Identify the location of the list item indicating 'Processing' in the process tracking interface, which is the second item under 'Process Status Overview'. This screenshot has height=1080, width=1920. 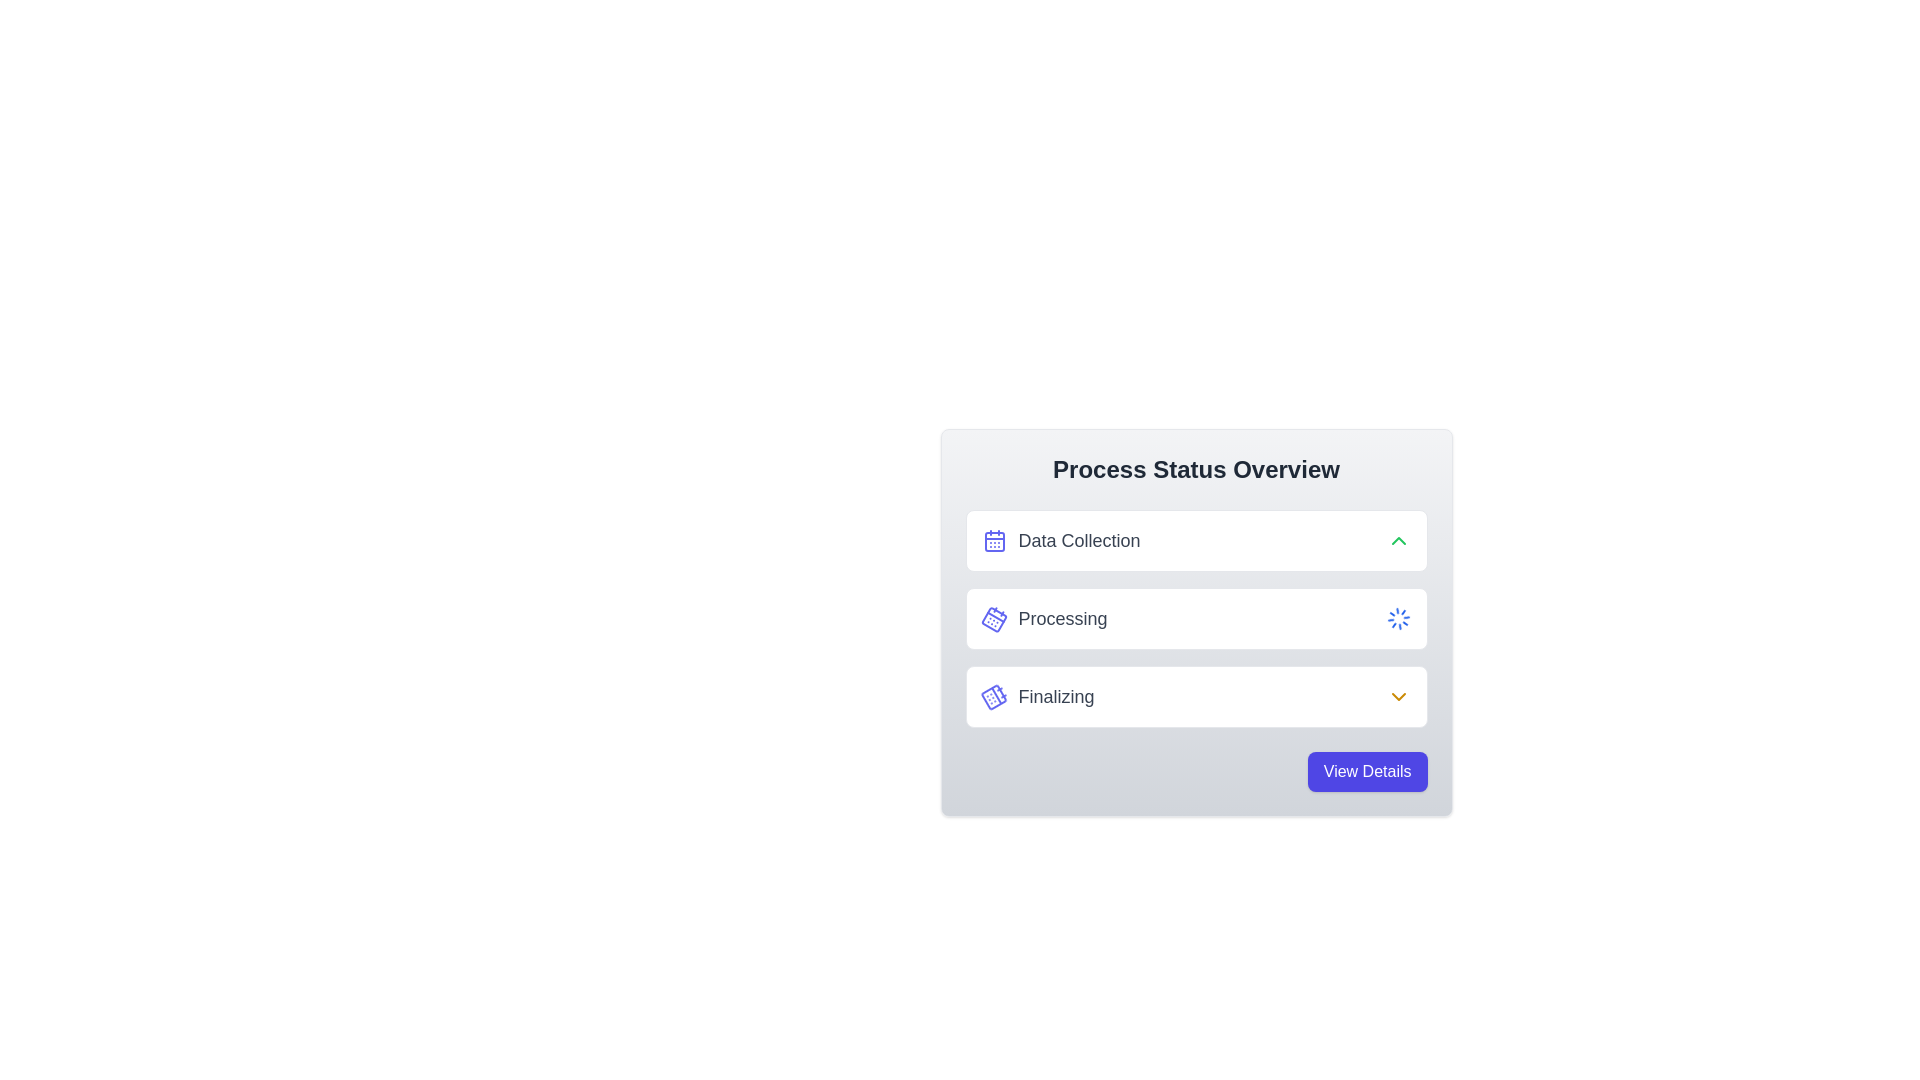
(1044, 617).